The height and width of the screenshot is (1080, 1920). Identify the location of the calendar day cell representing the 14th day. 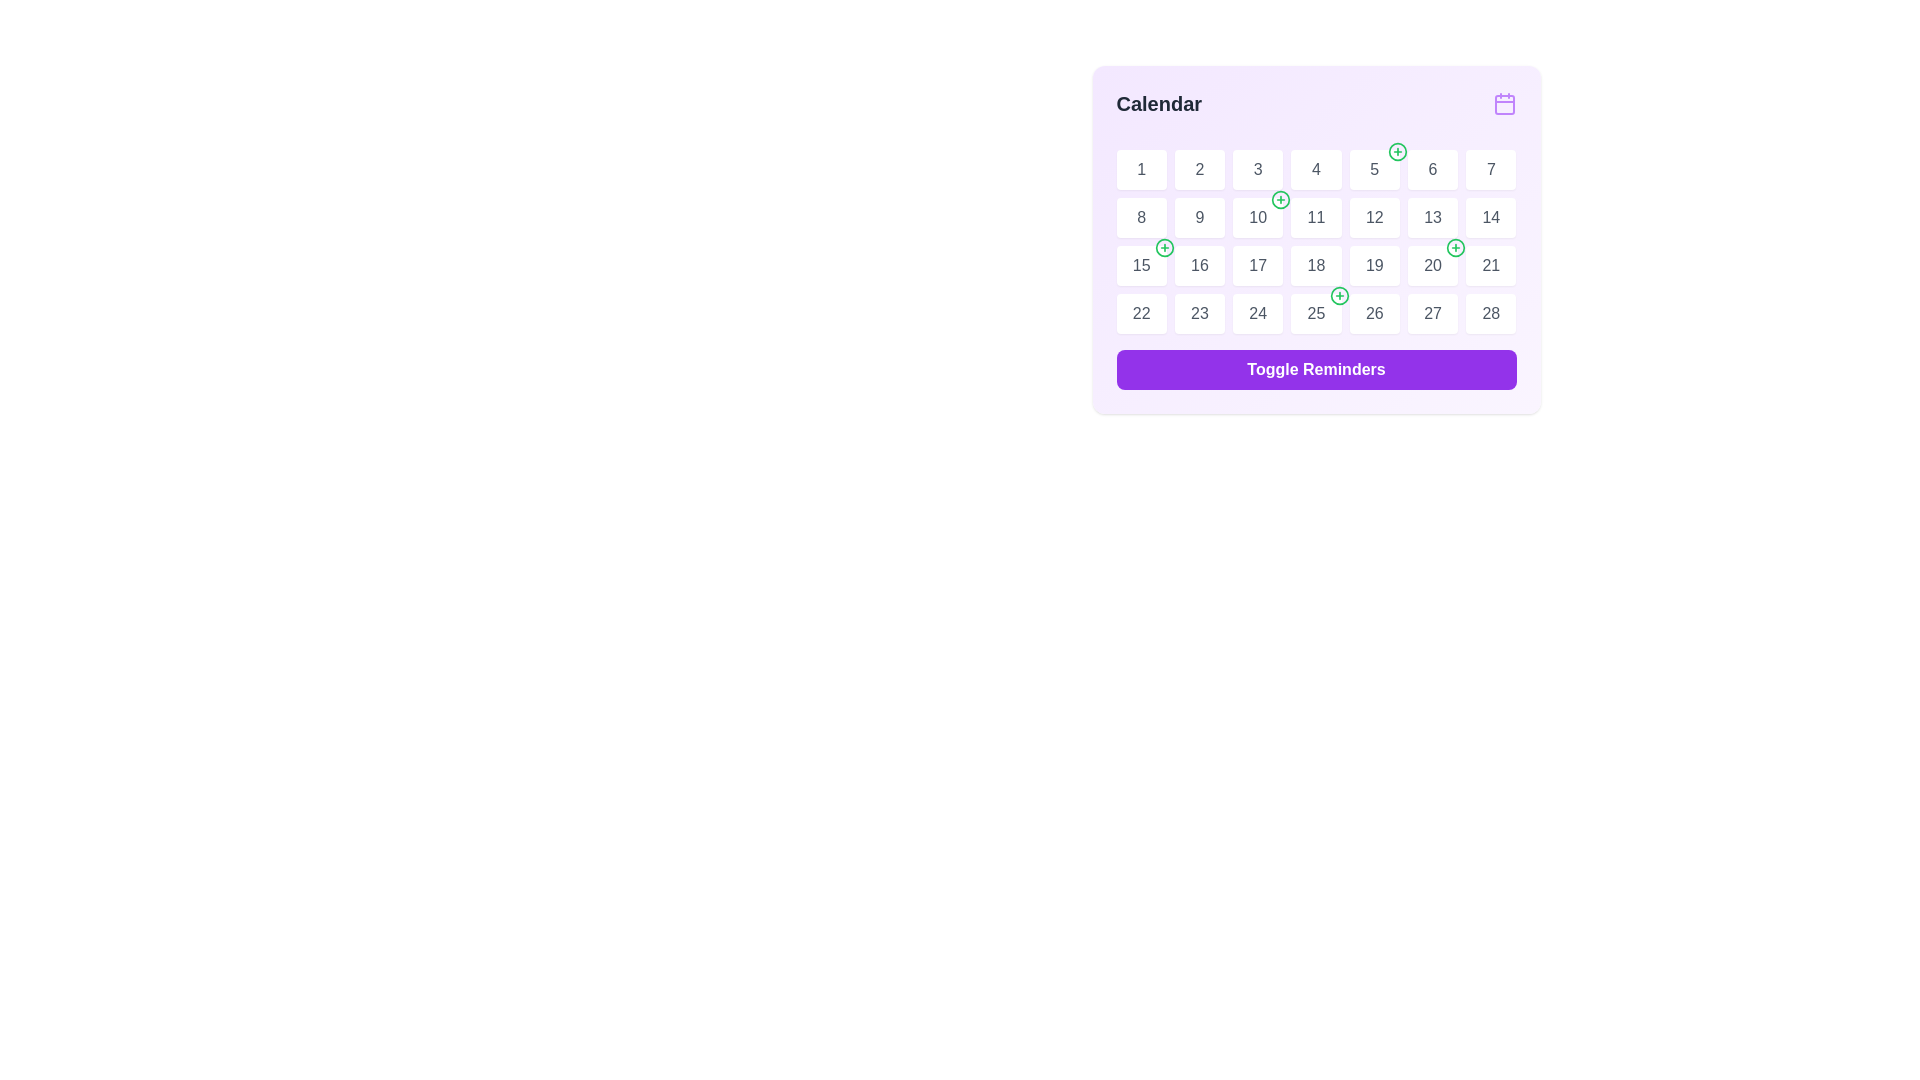
(1491, 218).